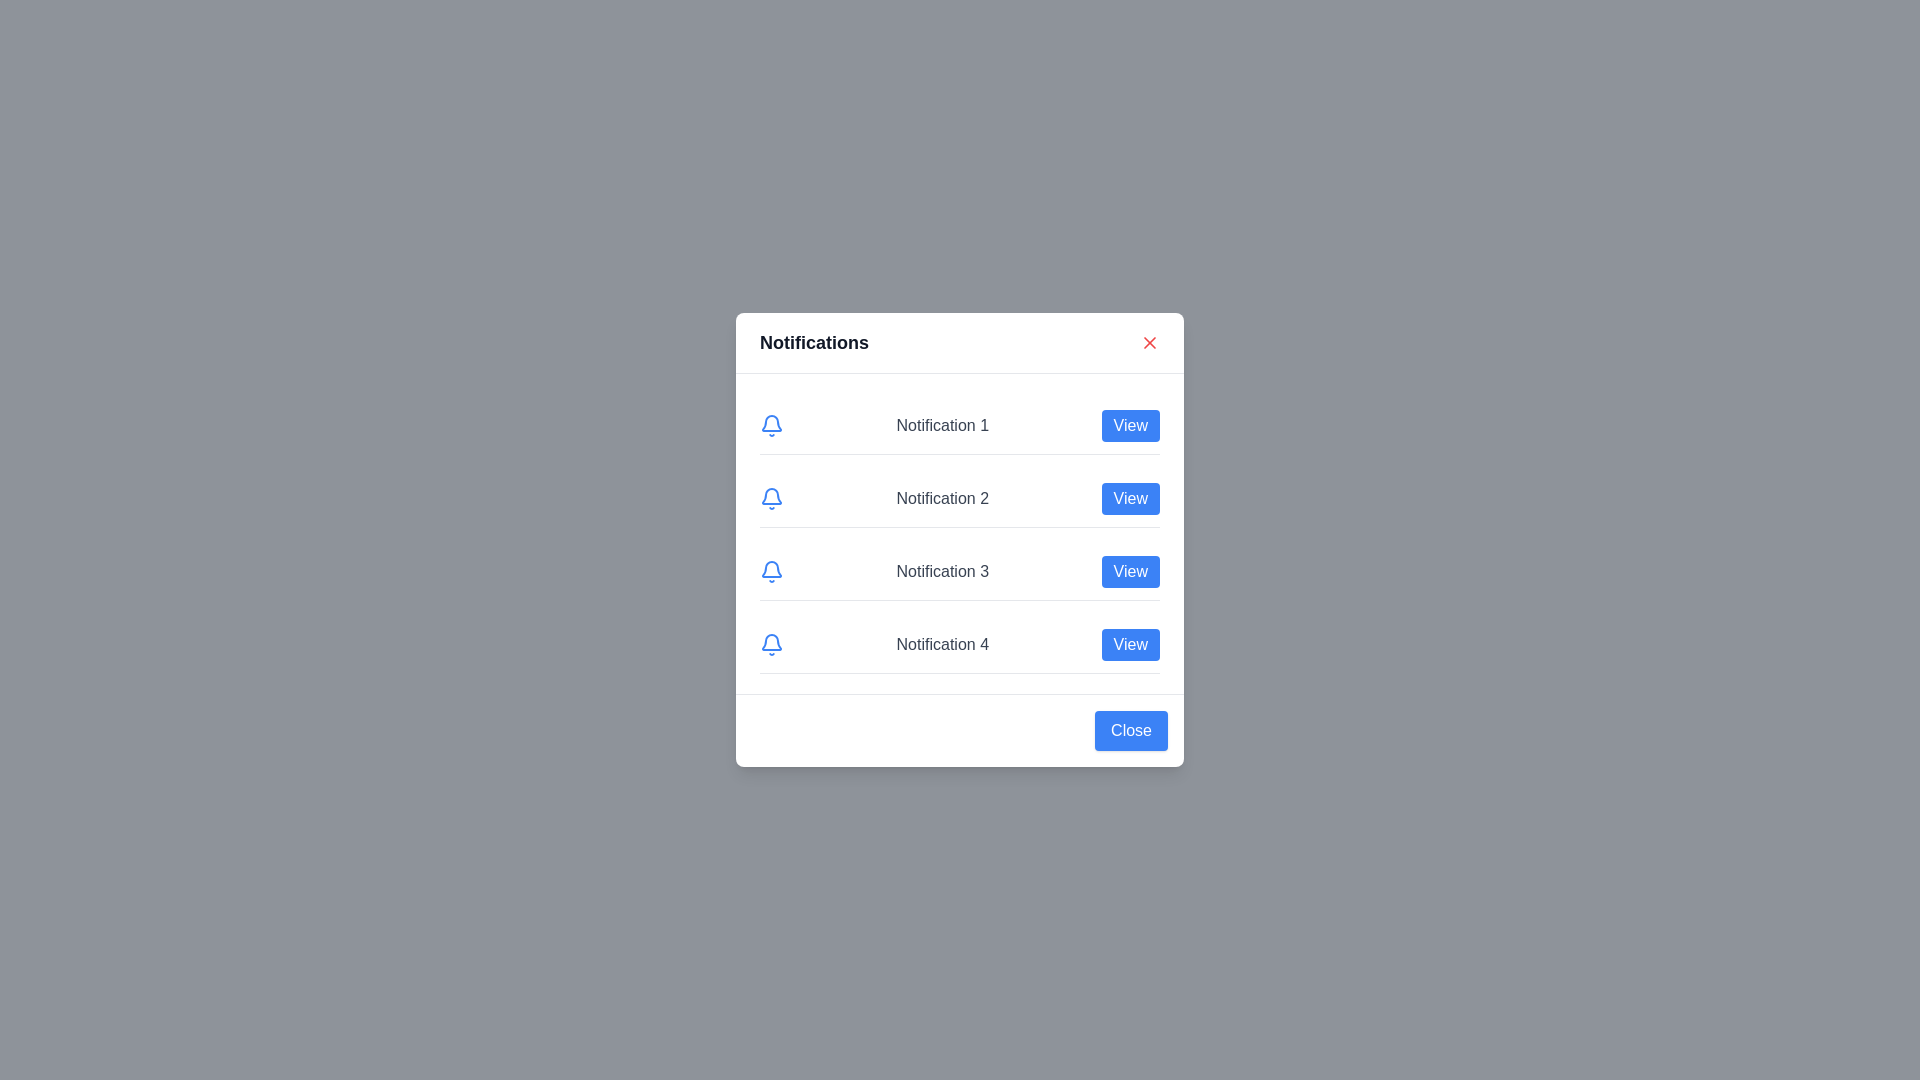 The width and height of the screenshot is (1920, 1080). Describe the element at coordinates (1130, 644) in the screenshot. I see `the 'View' button corresponding to notification number 4` at that location.